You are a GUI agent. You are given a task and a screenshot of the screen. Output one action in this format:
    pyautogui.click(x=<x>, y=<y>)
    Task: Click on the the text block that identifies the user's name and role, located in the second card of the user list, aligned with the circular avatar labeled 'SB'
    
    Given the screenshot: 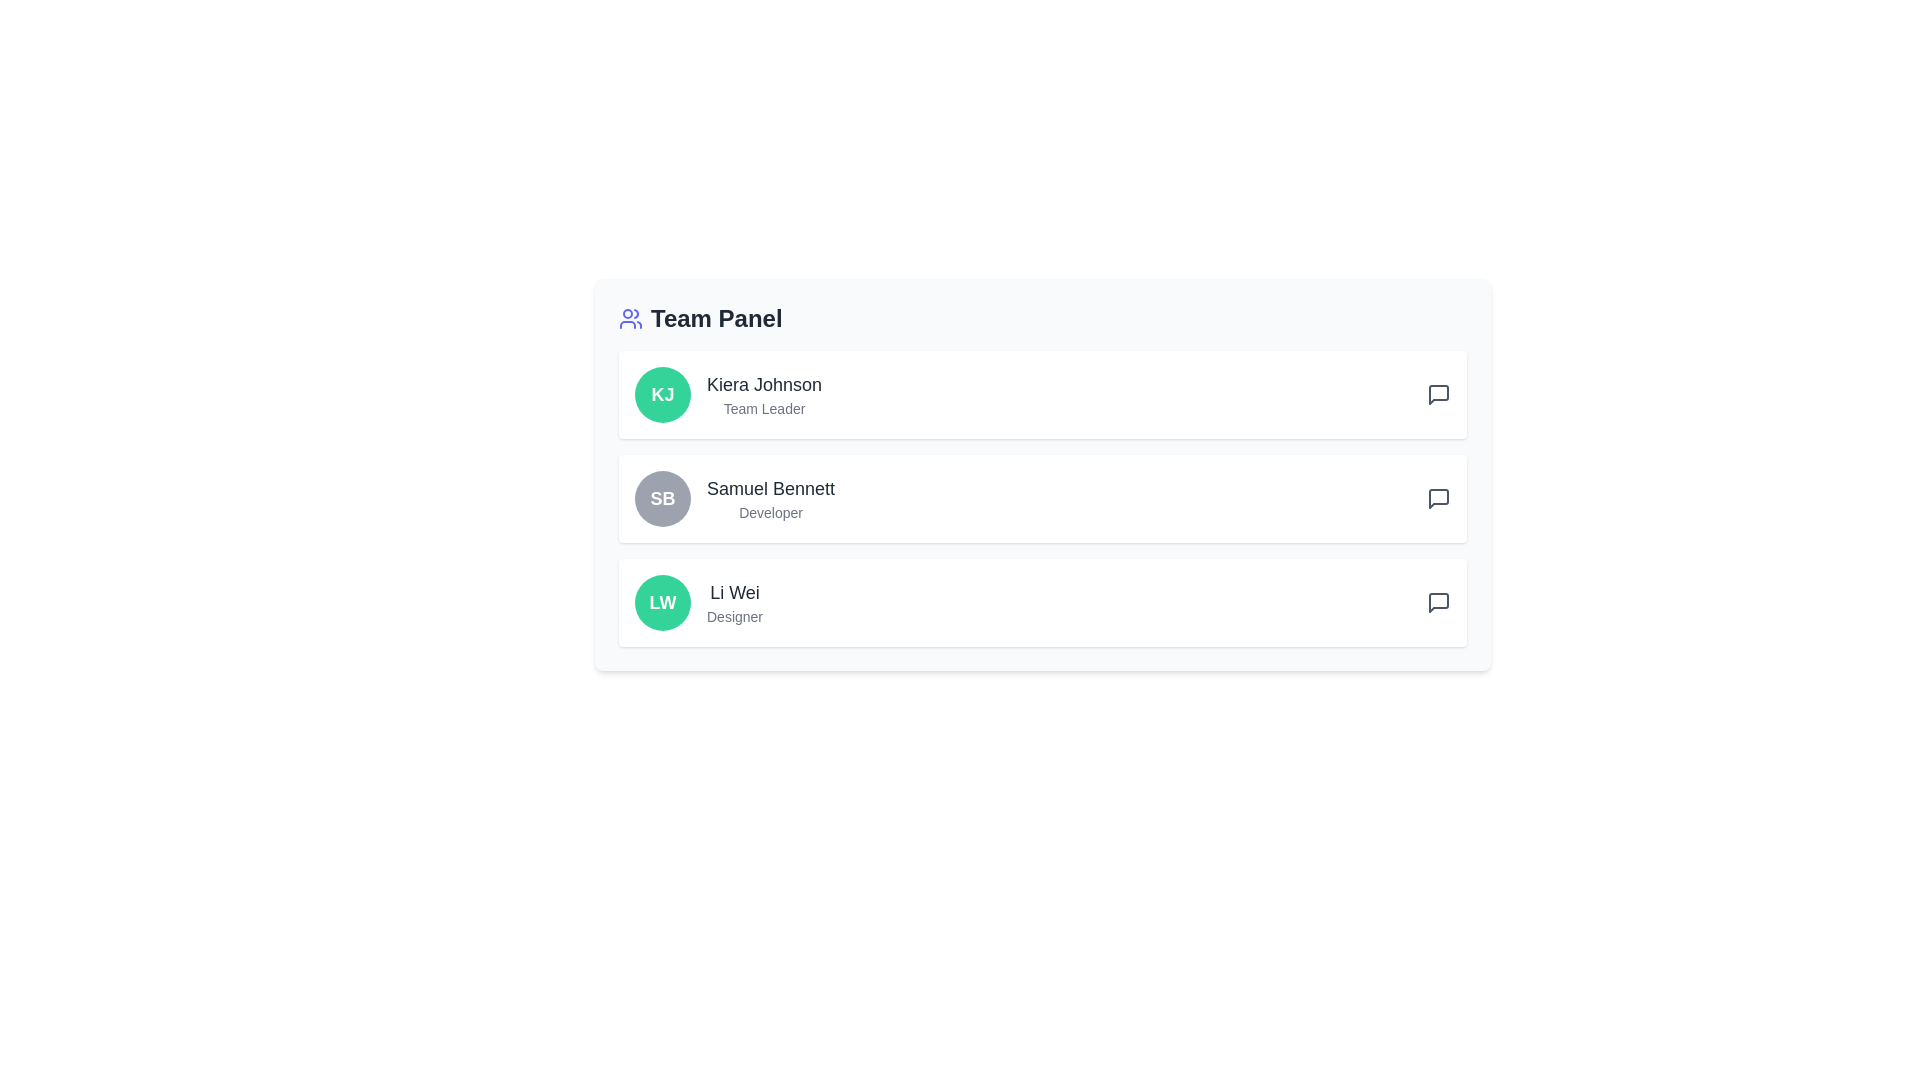 What is the action you would take?
    pyautogui.click(x=770, y=497)
    